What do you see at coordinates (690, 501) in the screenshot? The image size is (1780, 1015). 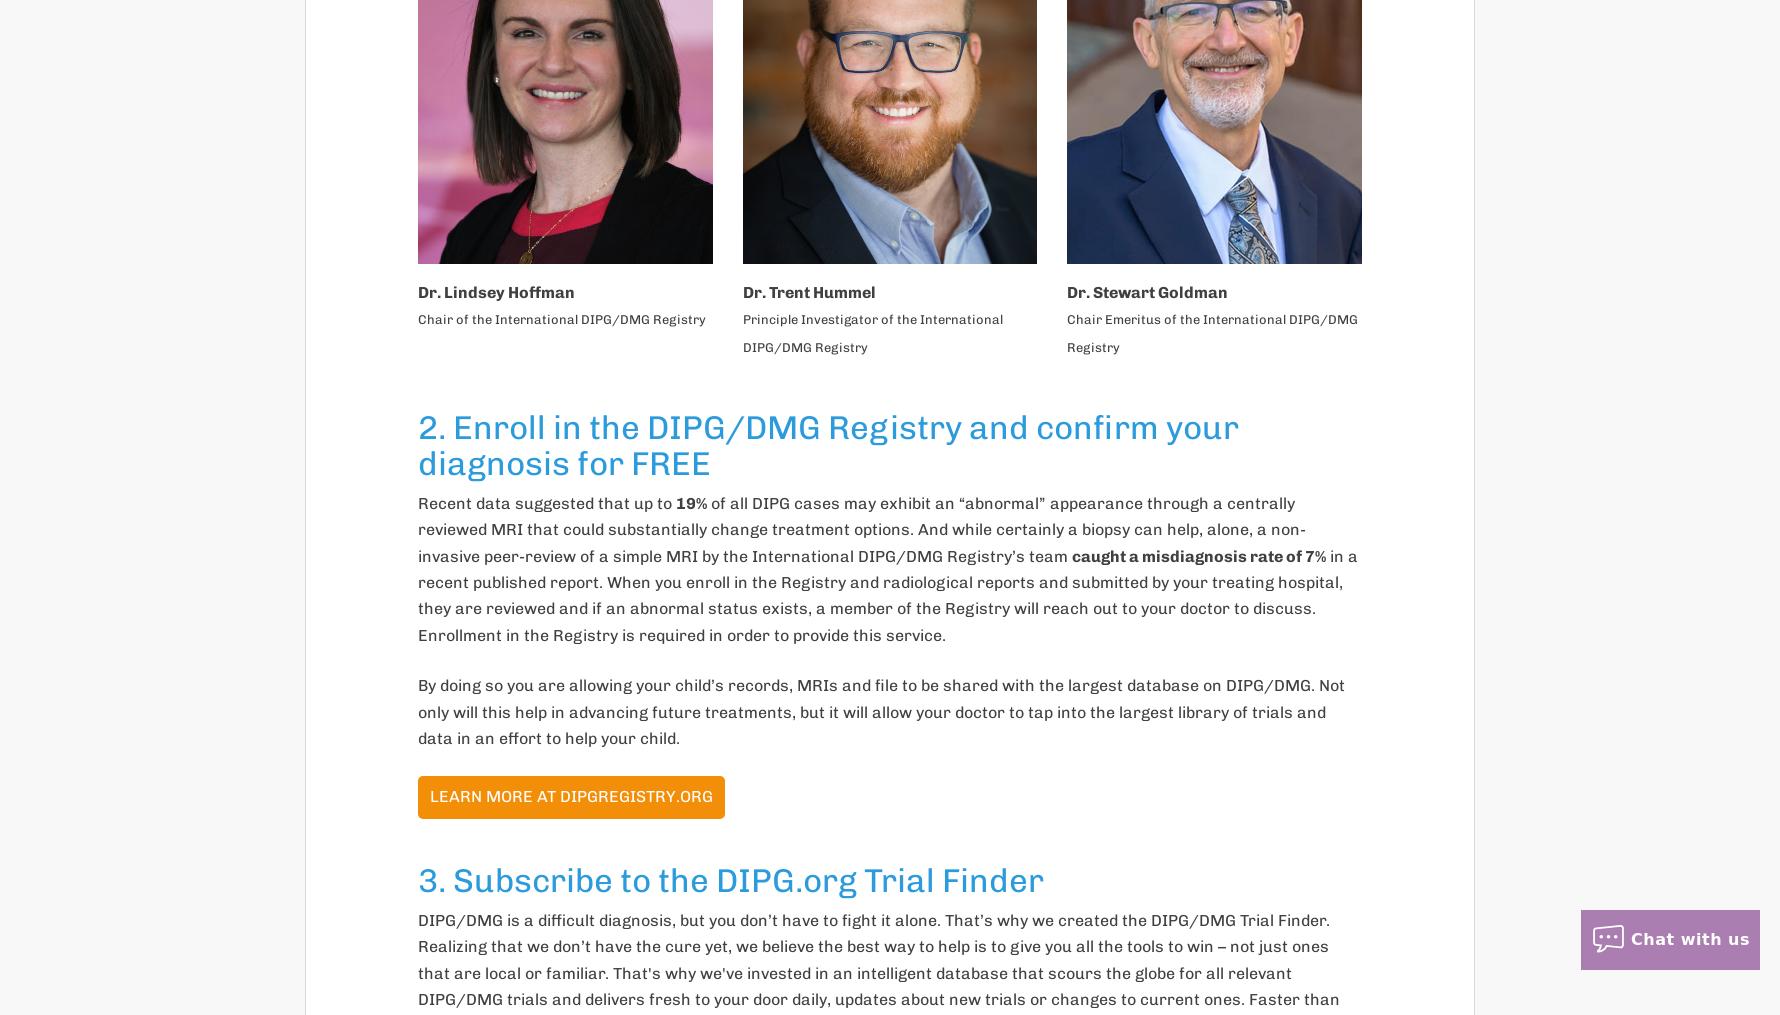 I see `'19%'` at bounding box center [690, 501].